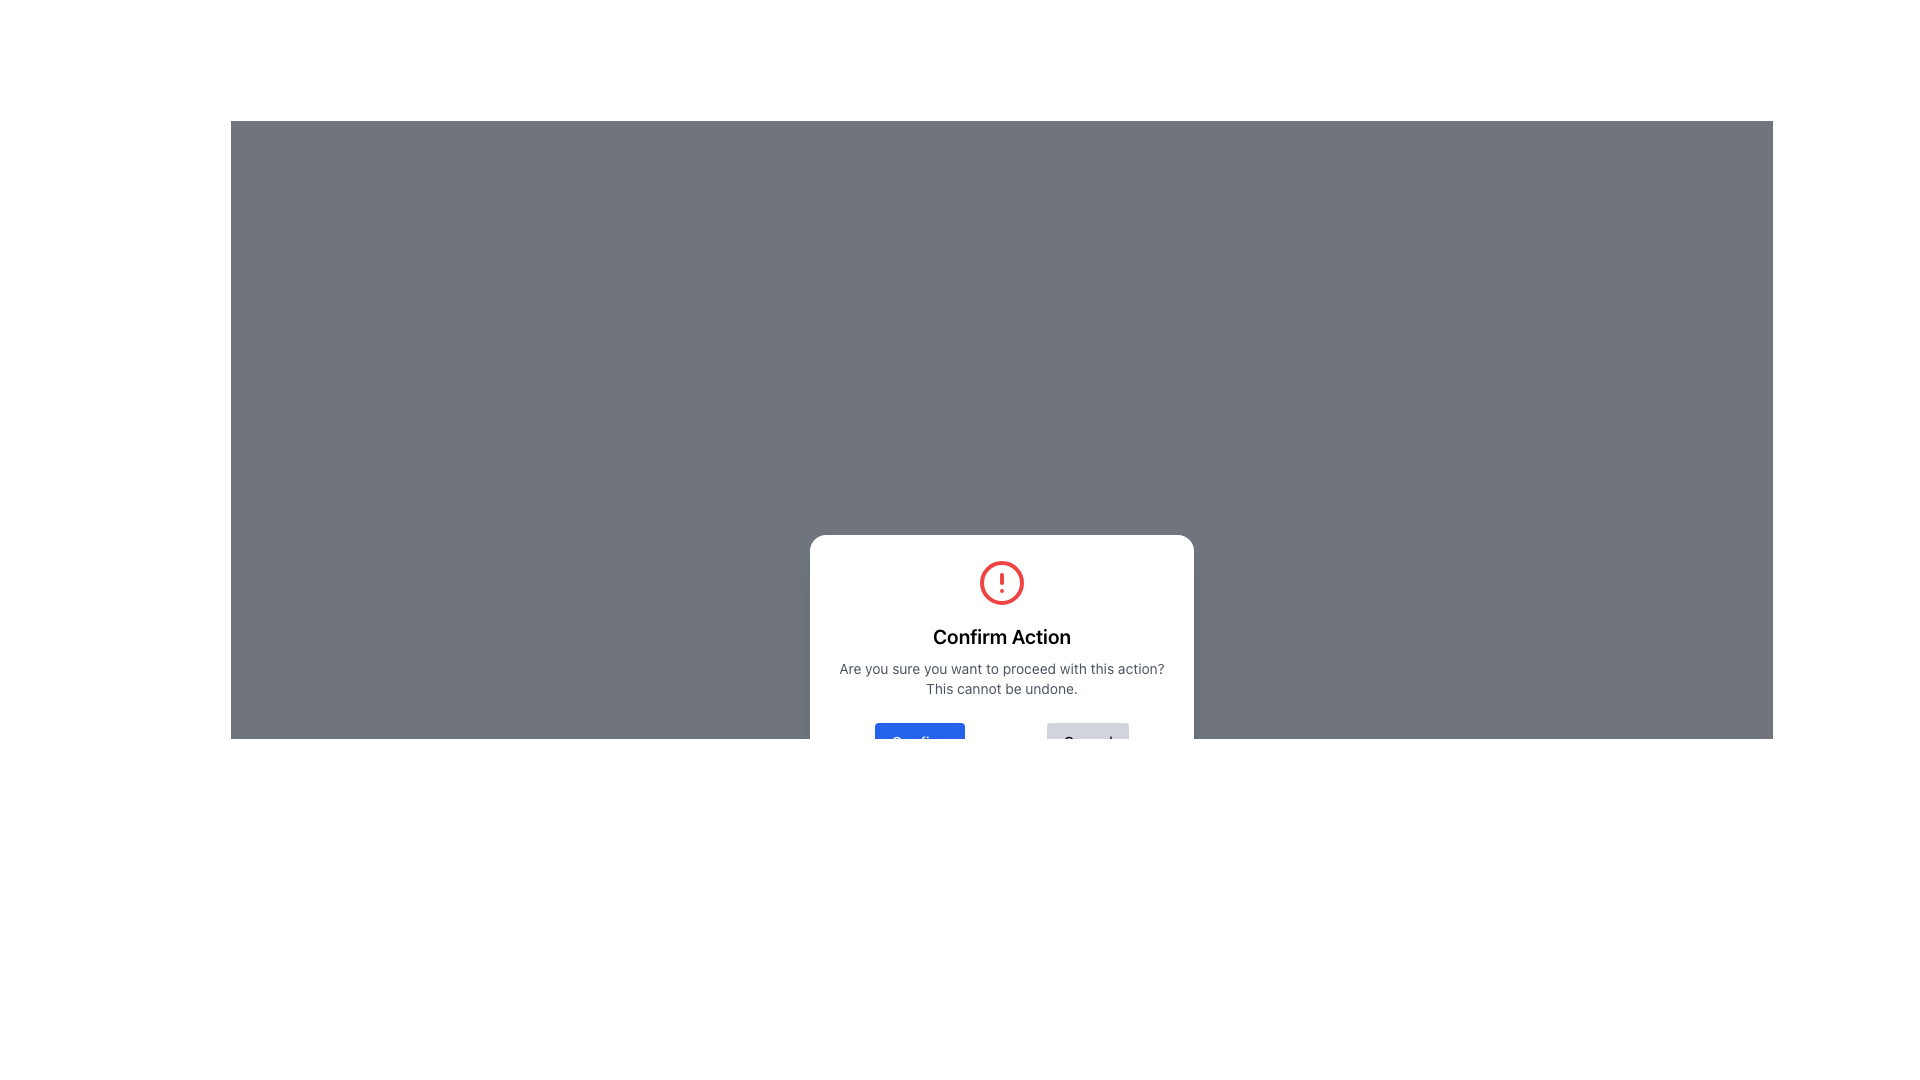 The height and width of the screenshot is (1080, 1920). Describe the element at coordinates (919, 743) in the screenshot. I see `the 'Confirm' button, which is a blue rectangular button with rounded corners and the text 'Confirm' in bold white font, located in the bottom left section of the modal dialog` at that location.